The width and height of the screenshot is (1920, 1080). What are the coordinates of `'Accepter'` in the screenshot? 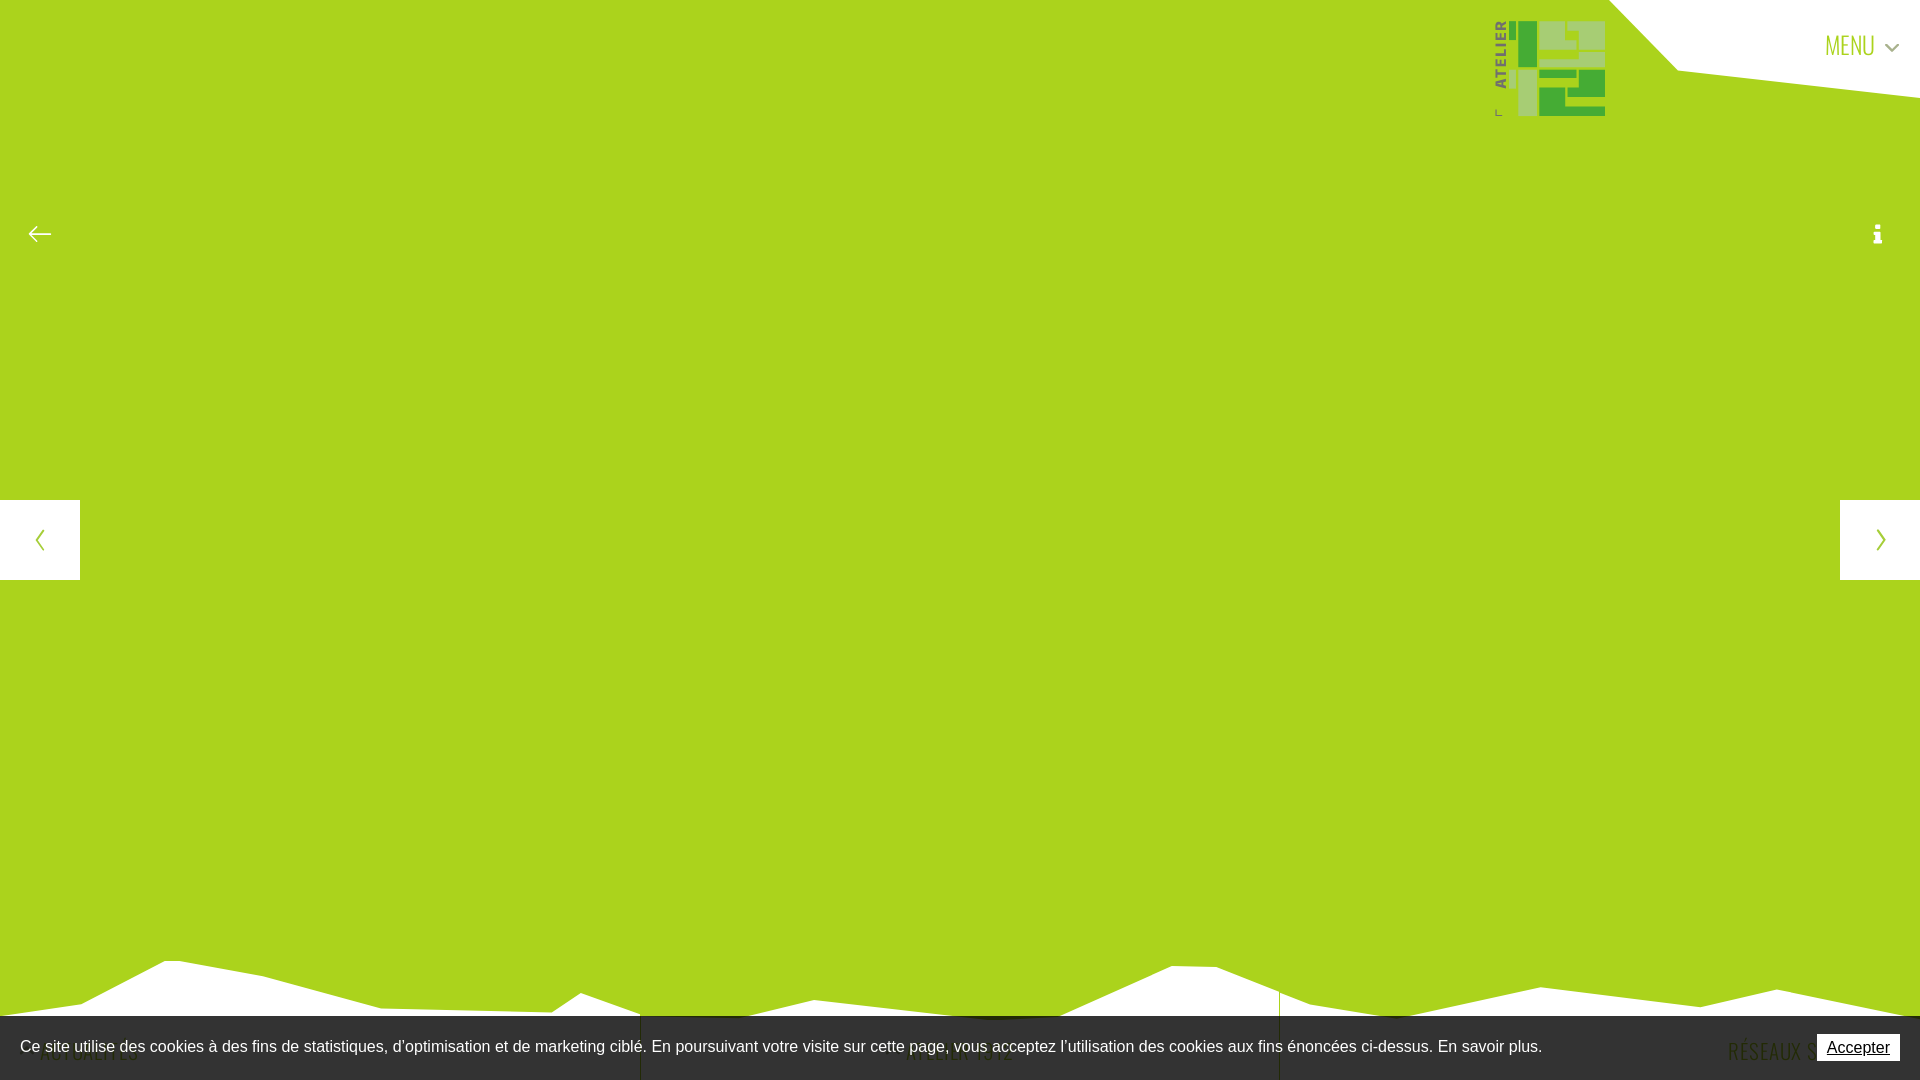 It's located at (1817, 1046).